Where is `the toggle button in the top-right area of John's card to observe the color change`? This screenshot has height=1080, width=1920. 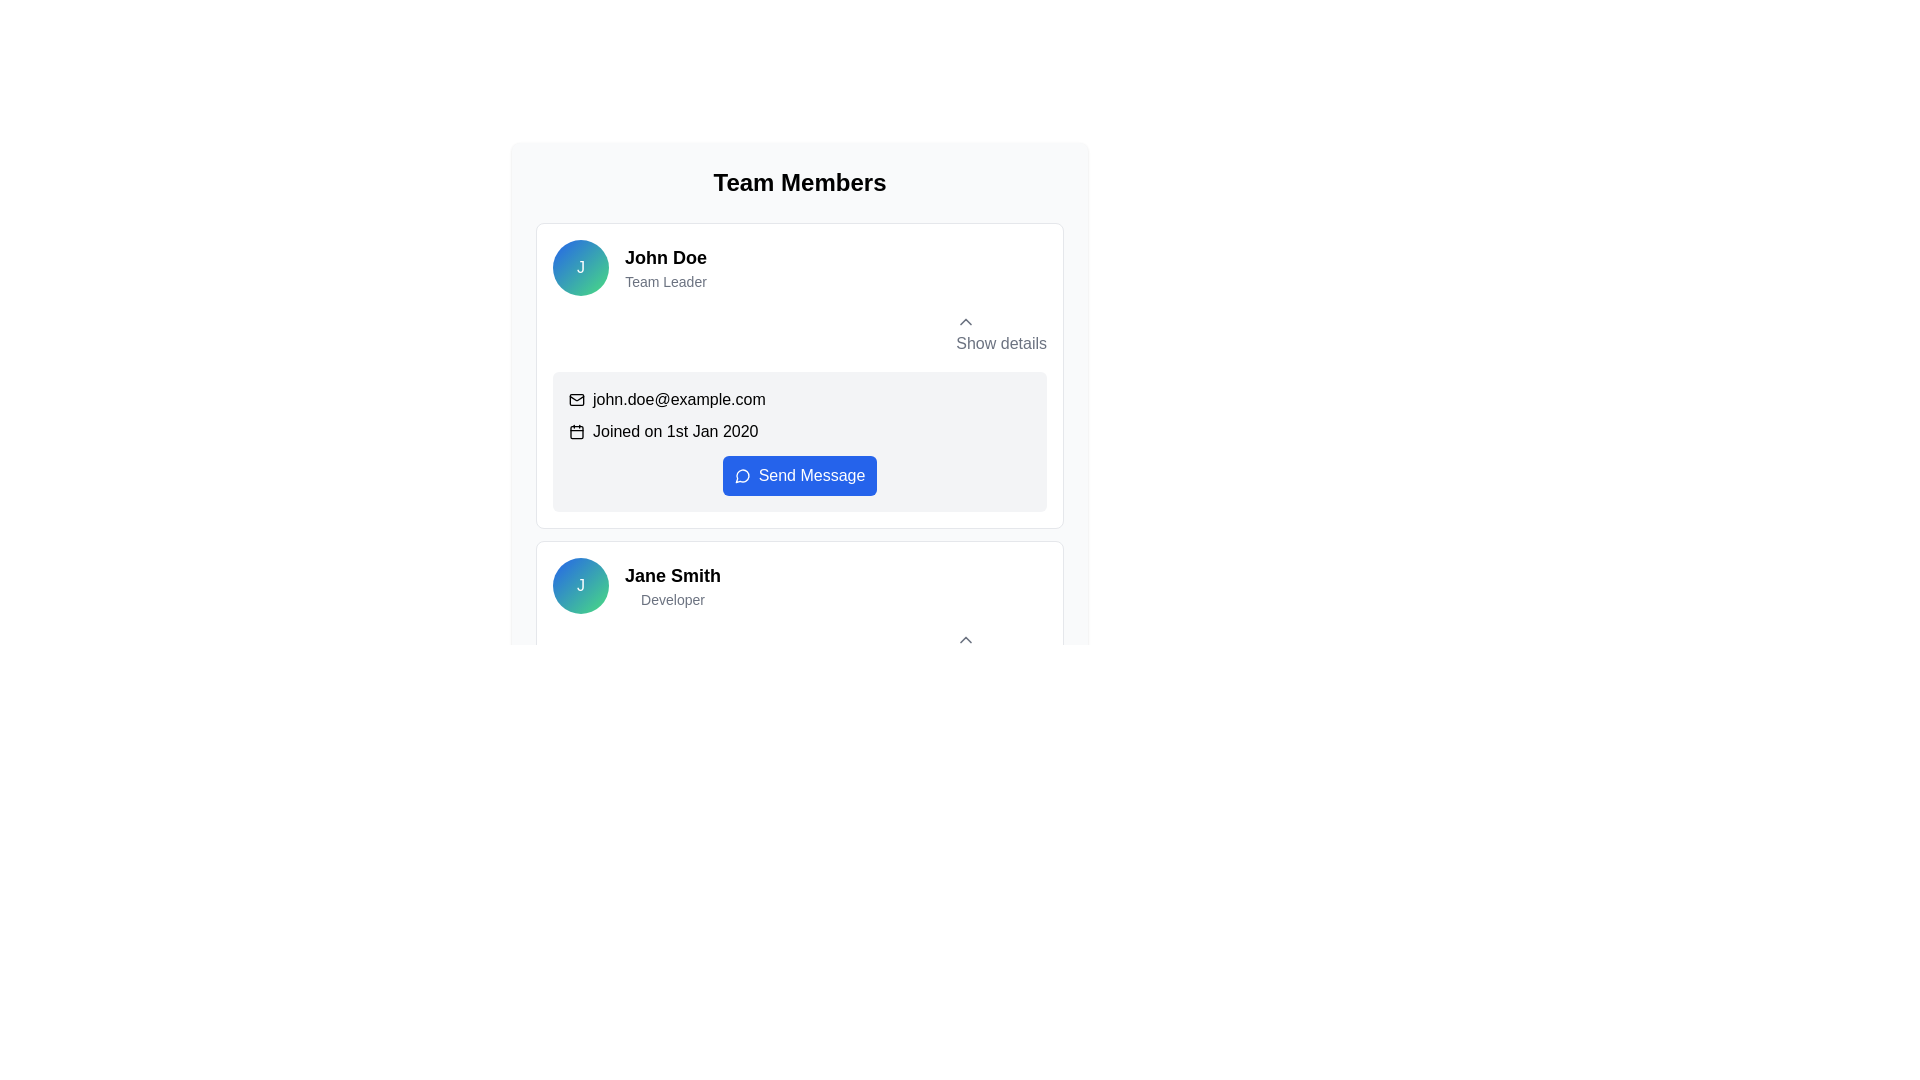 the toggle button in the top-right area of John's card to observe the color change is located at coordinates (1001, 333).